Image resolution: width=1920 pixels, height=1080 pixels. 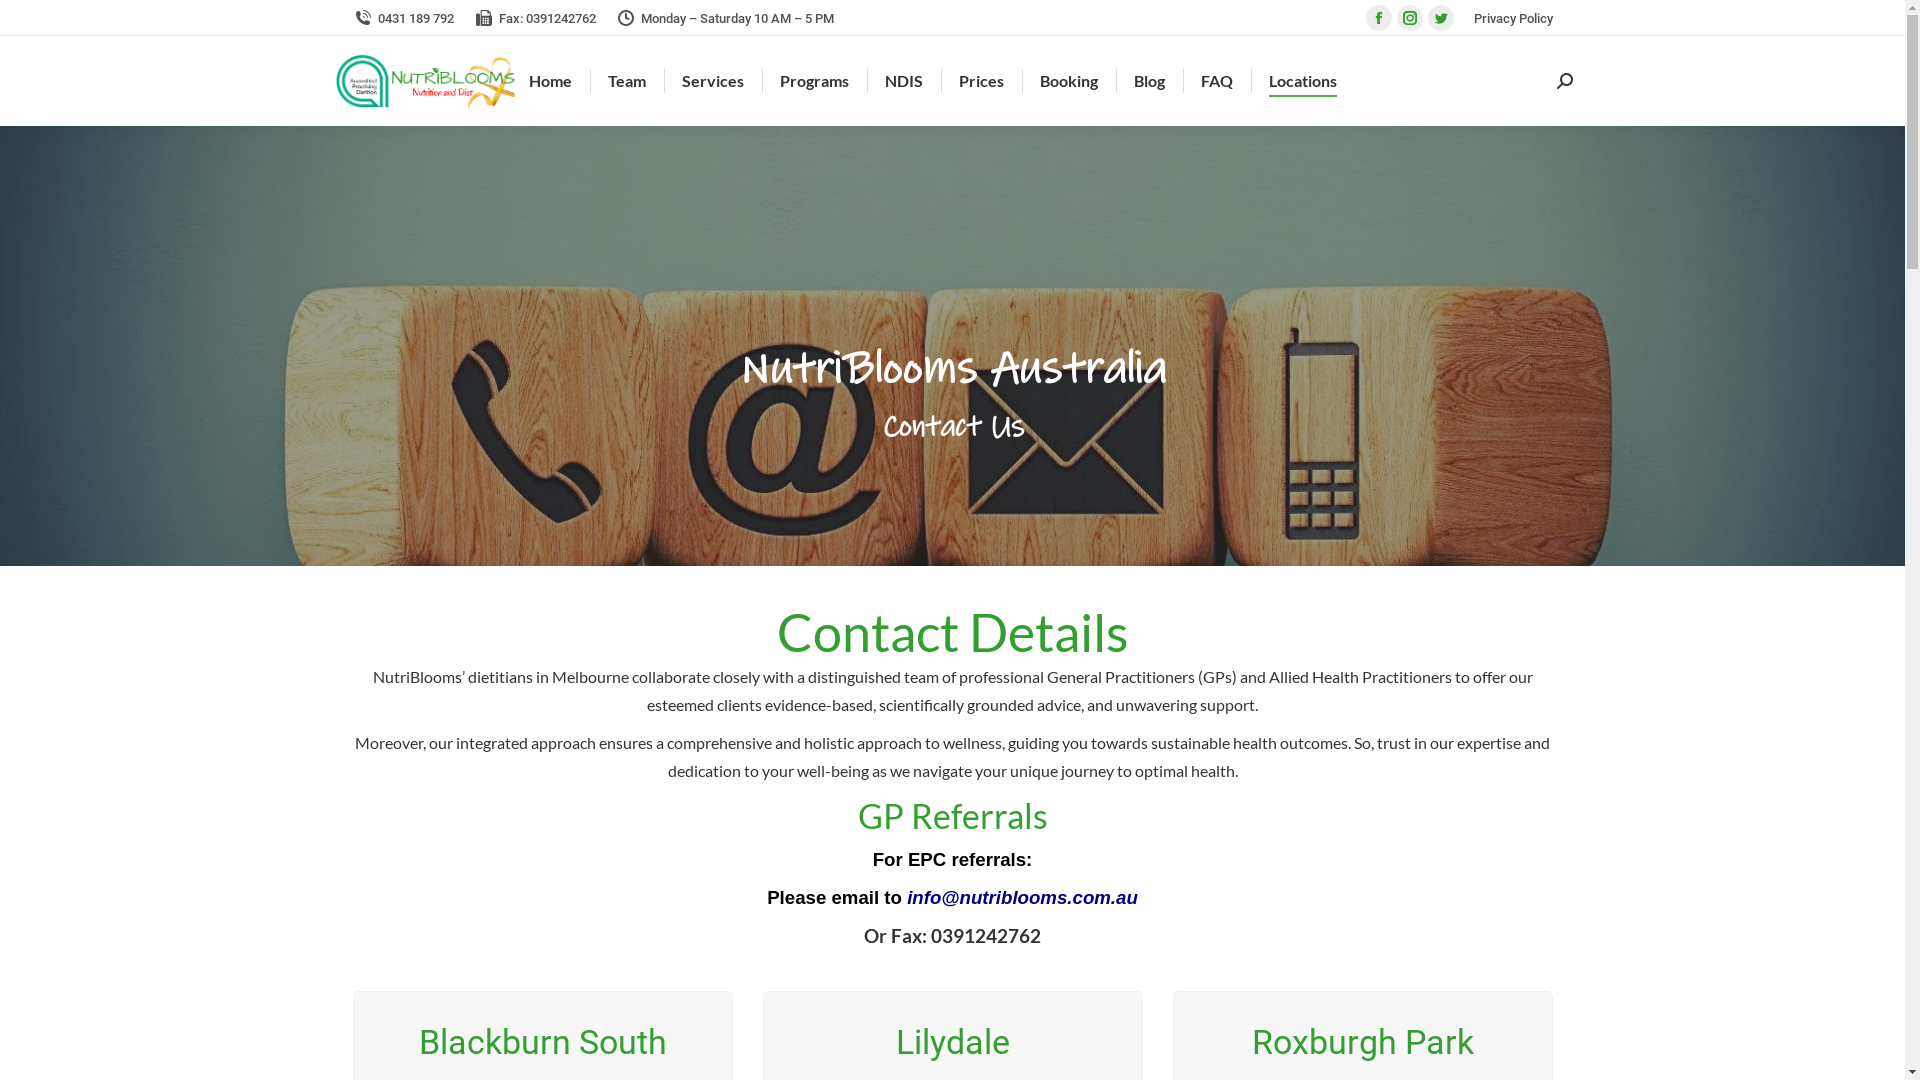 I want to click on 'FAQ', so click(x=1216, y=80).